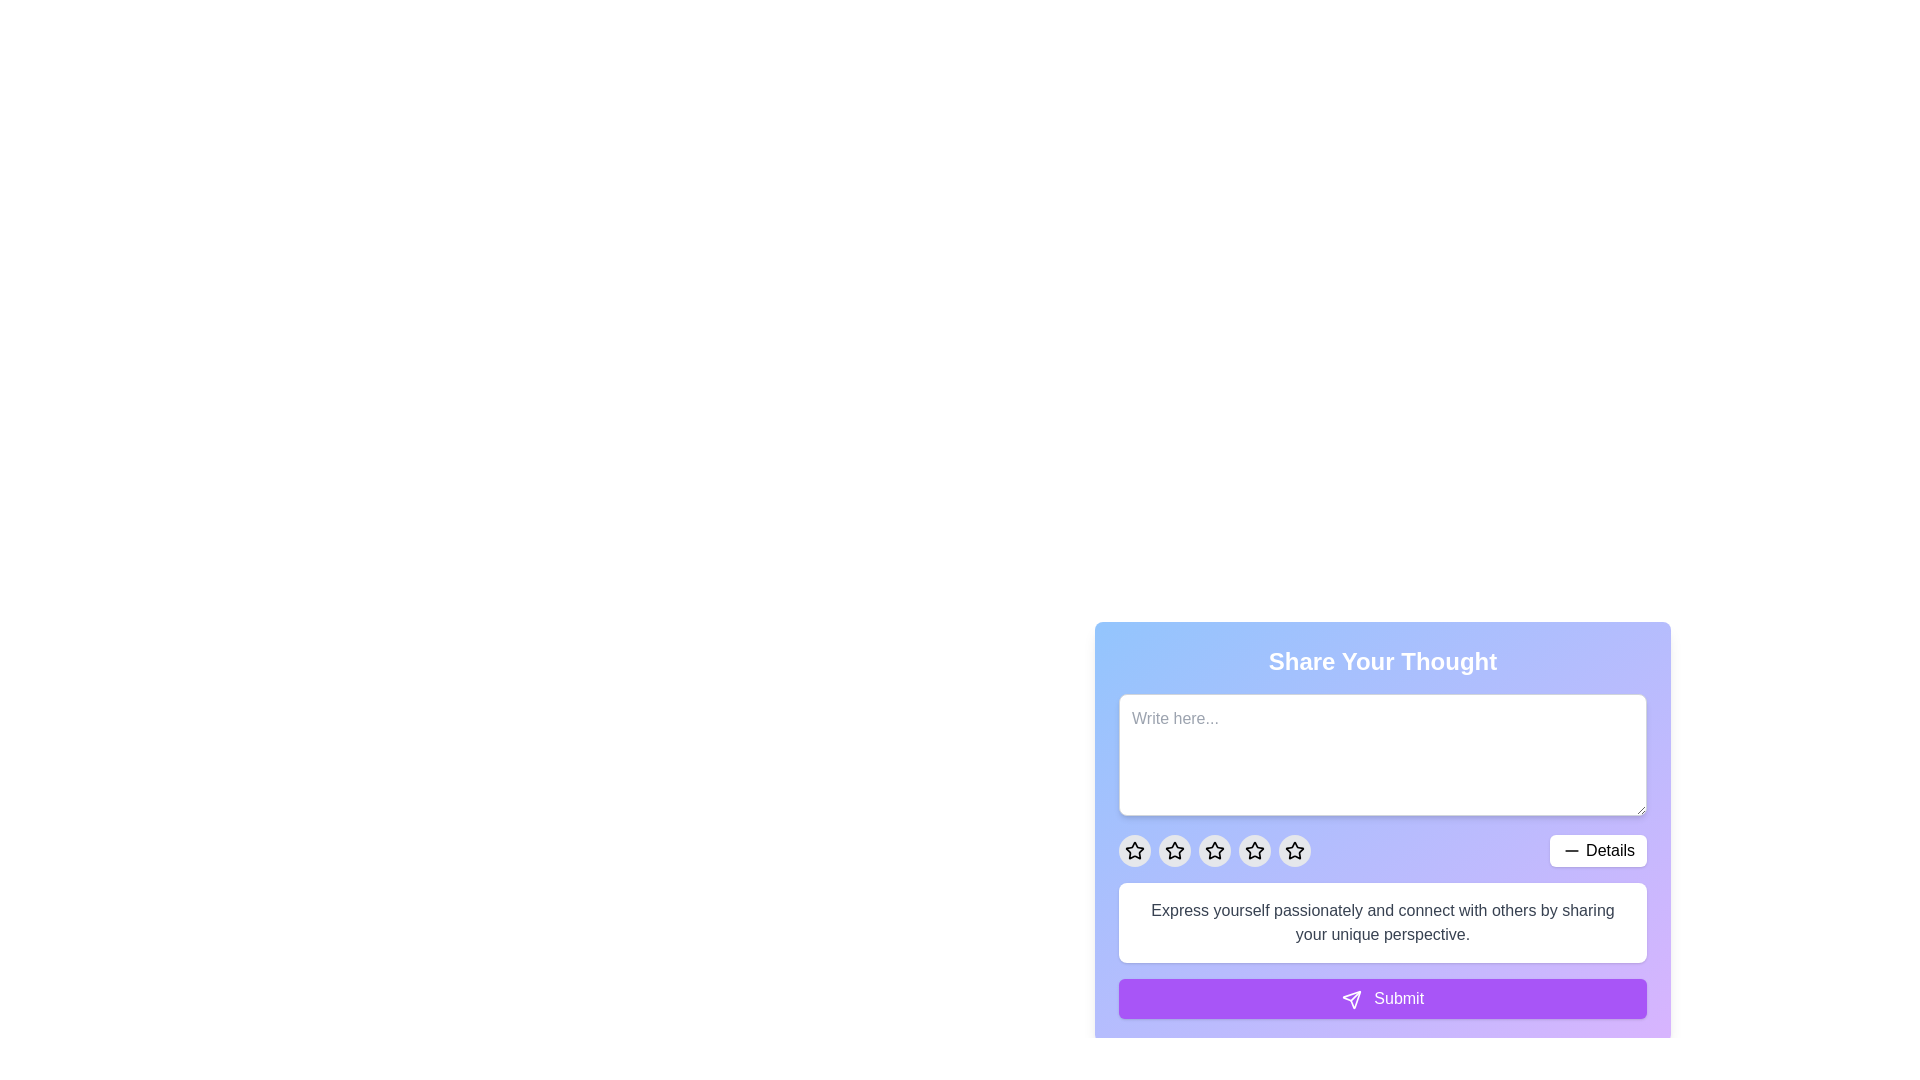 The width and height of the screenshot is (1920, 1080). What do you see at coordinates (1253, 851) in the screenshot?
I see `the circular rating button with a light gray background and a black star outline, which is the fourth button in a row of five rating buttons` at bounding box center [1253, 851].